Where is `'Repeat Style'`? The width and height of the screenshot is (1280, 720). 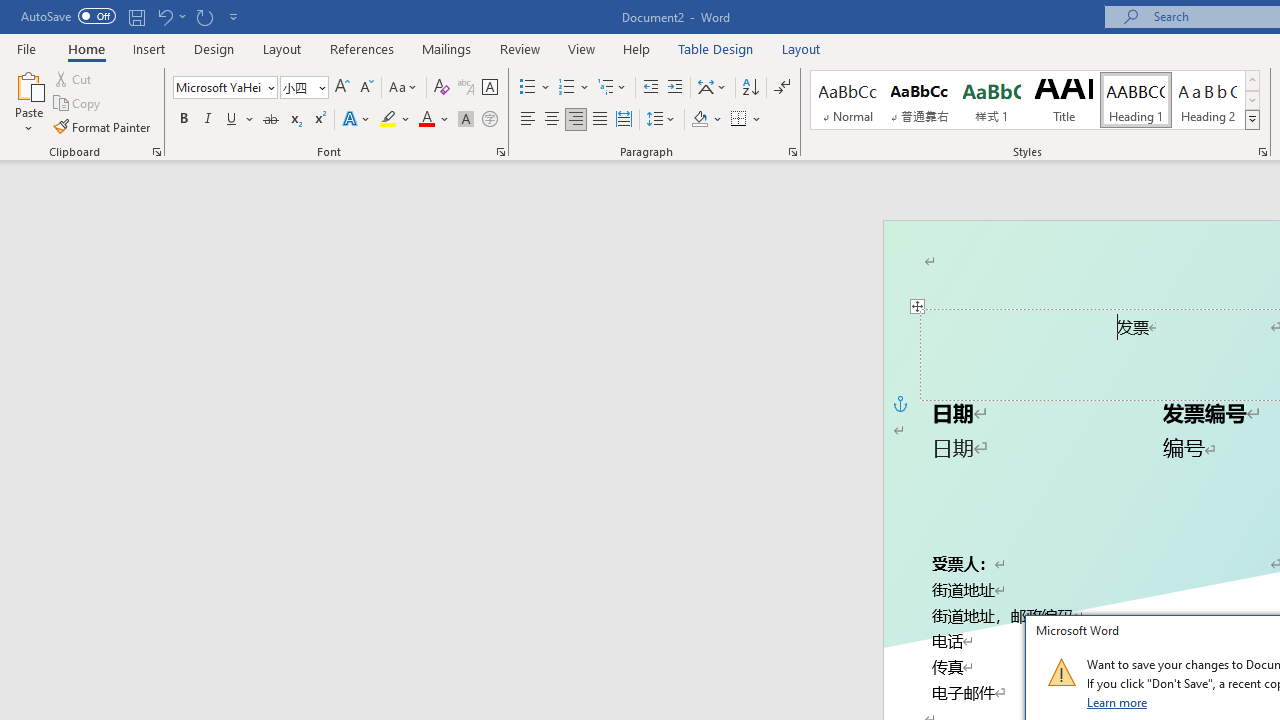
'Repeat Style' is located at coordinates (204, 16).